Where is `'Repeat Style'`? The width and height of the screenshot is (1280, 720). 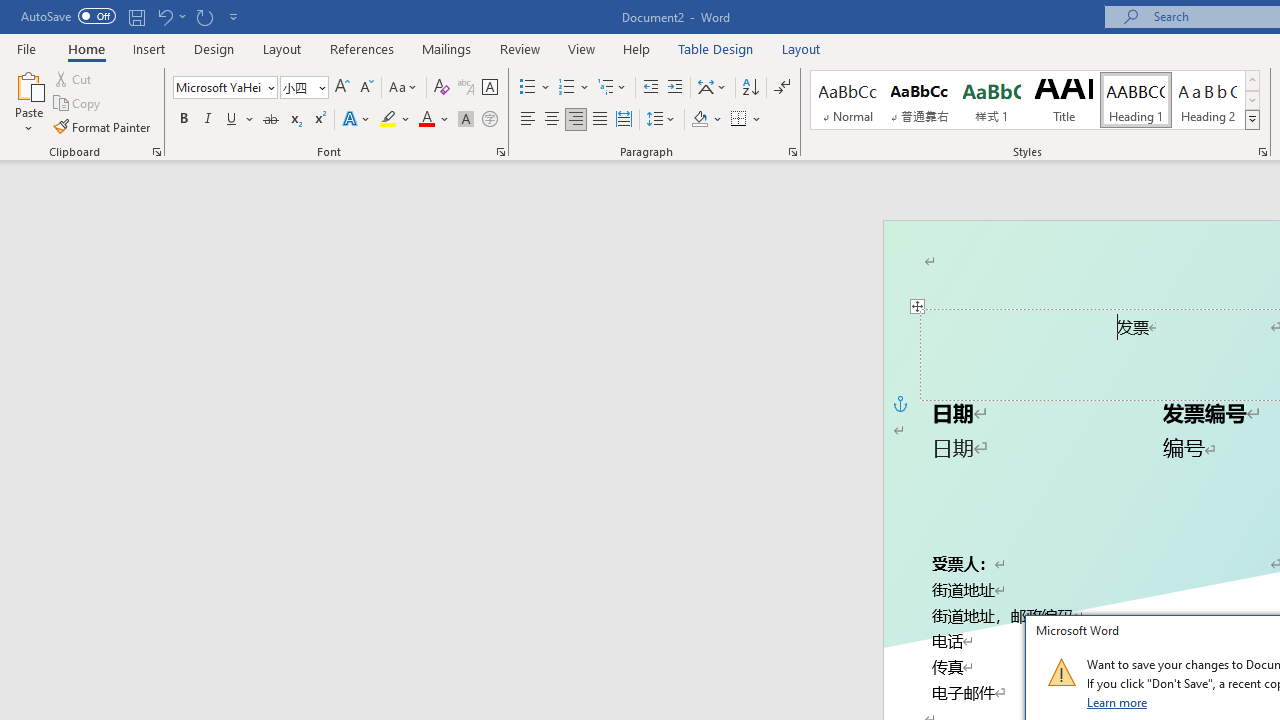
'Repeat Style' is located at coordinates (204, 16).